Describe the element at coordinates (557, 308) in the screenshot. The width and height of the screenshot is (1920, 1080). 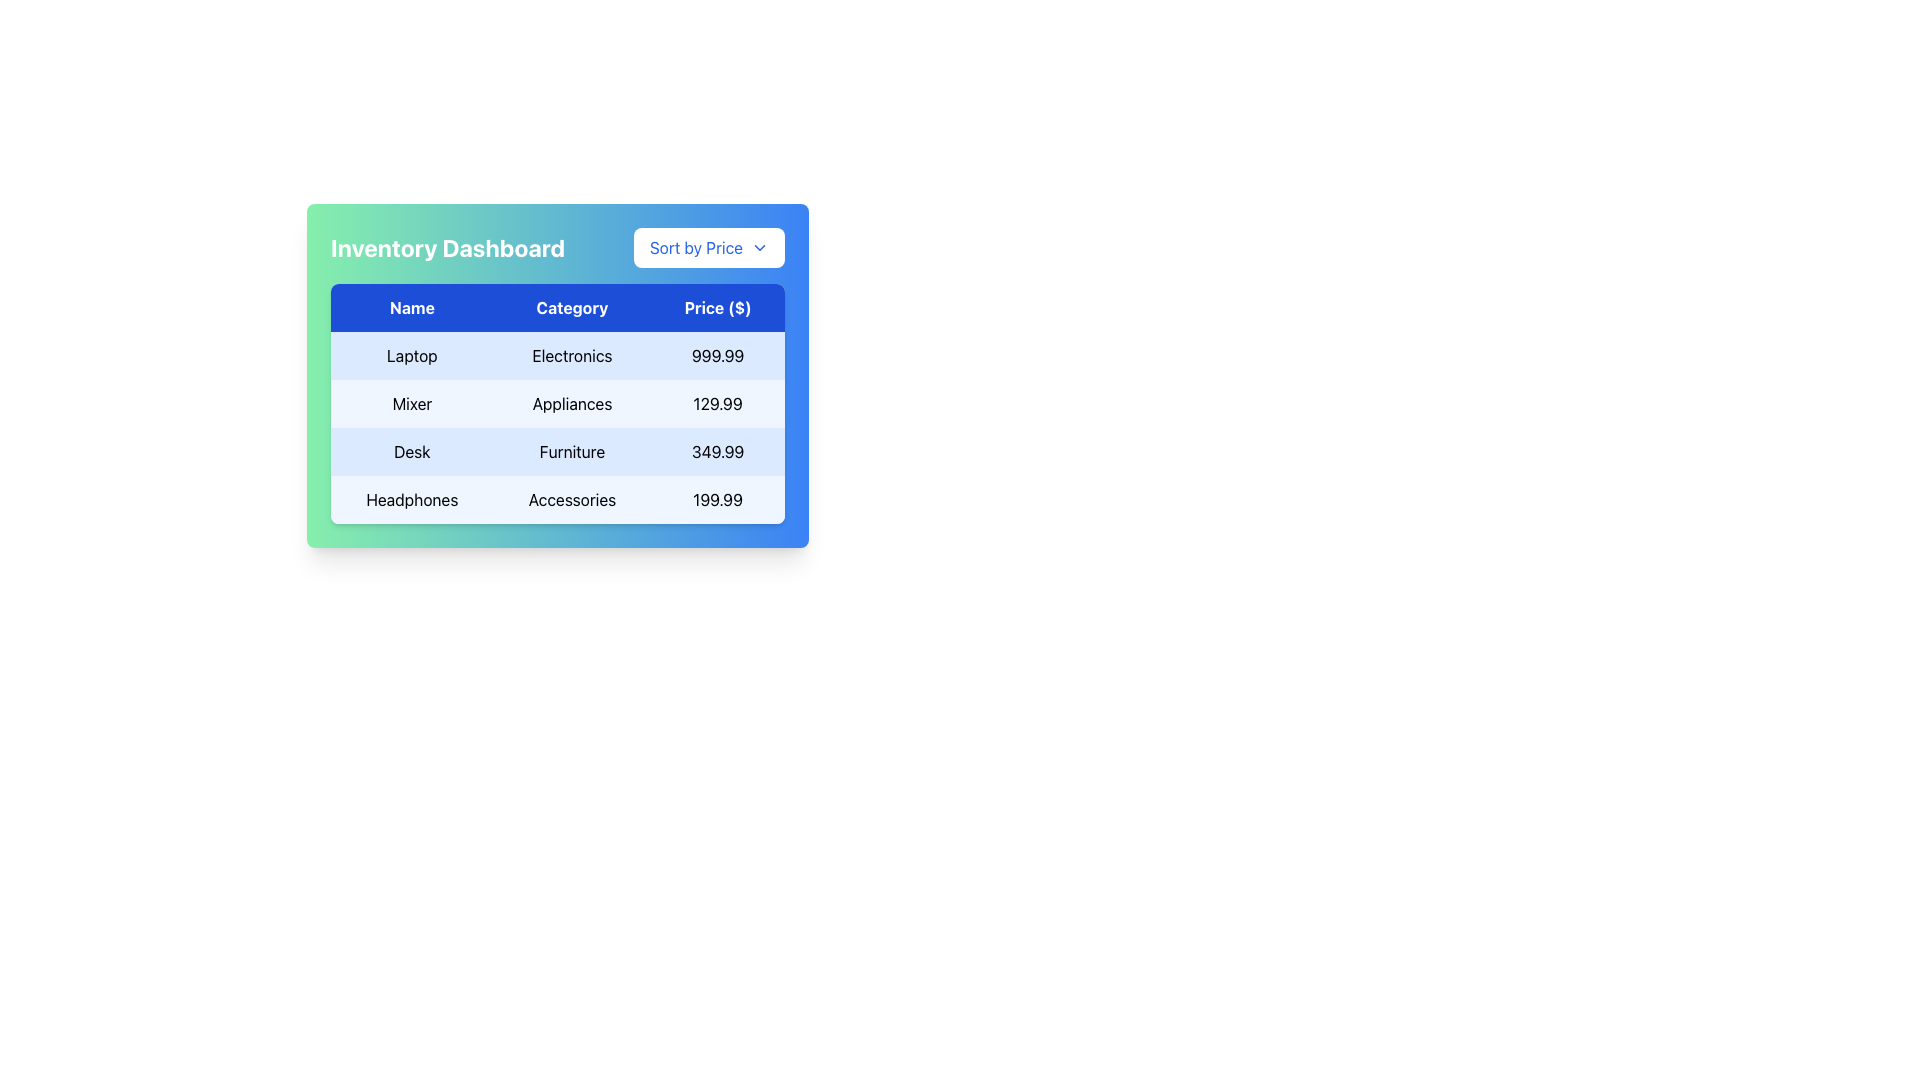
I see `the table header element that indicates the column names for the data in the rows below it by moving the cursor to its center point` at that location.